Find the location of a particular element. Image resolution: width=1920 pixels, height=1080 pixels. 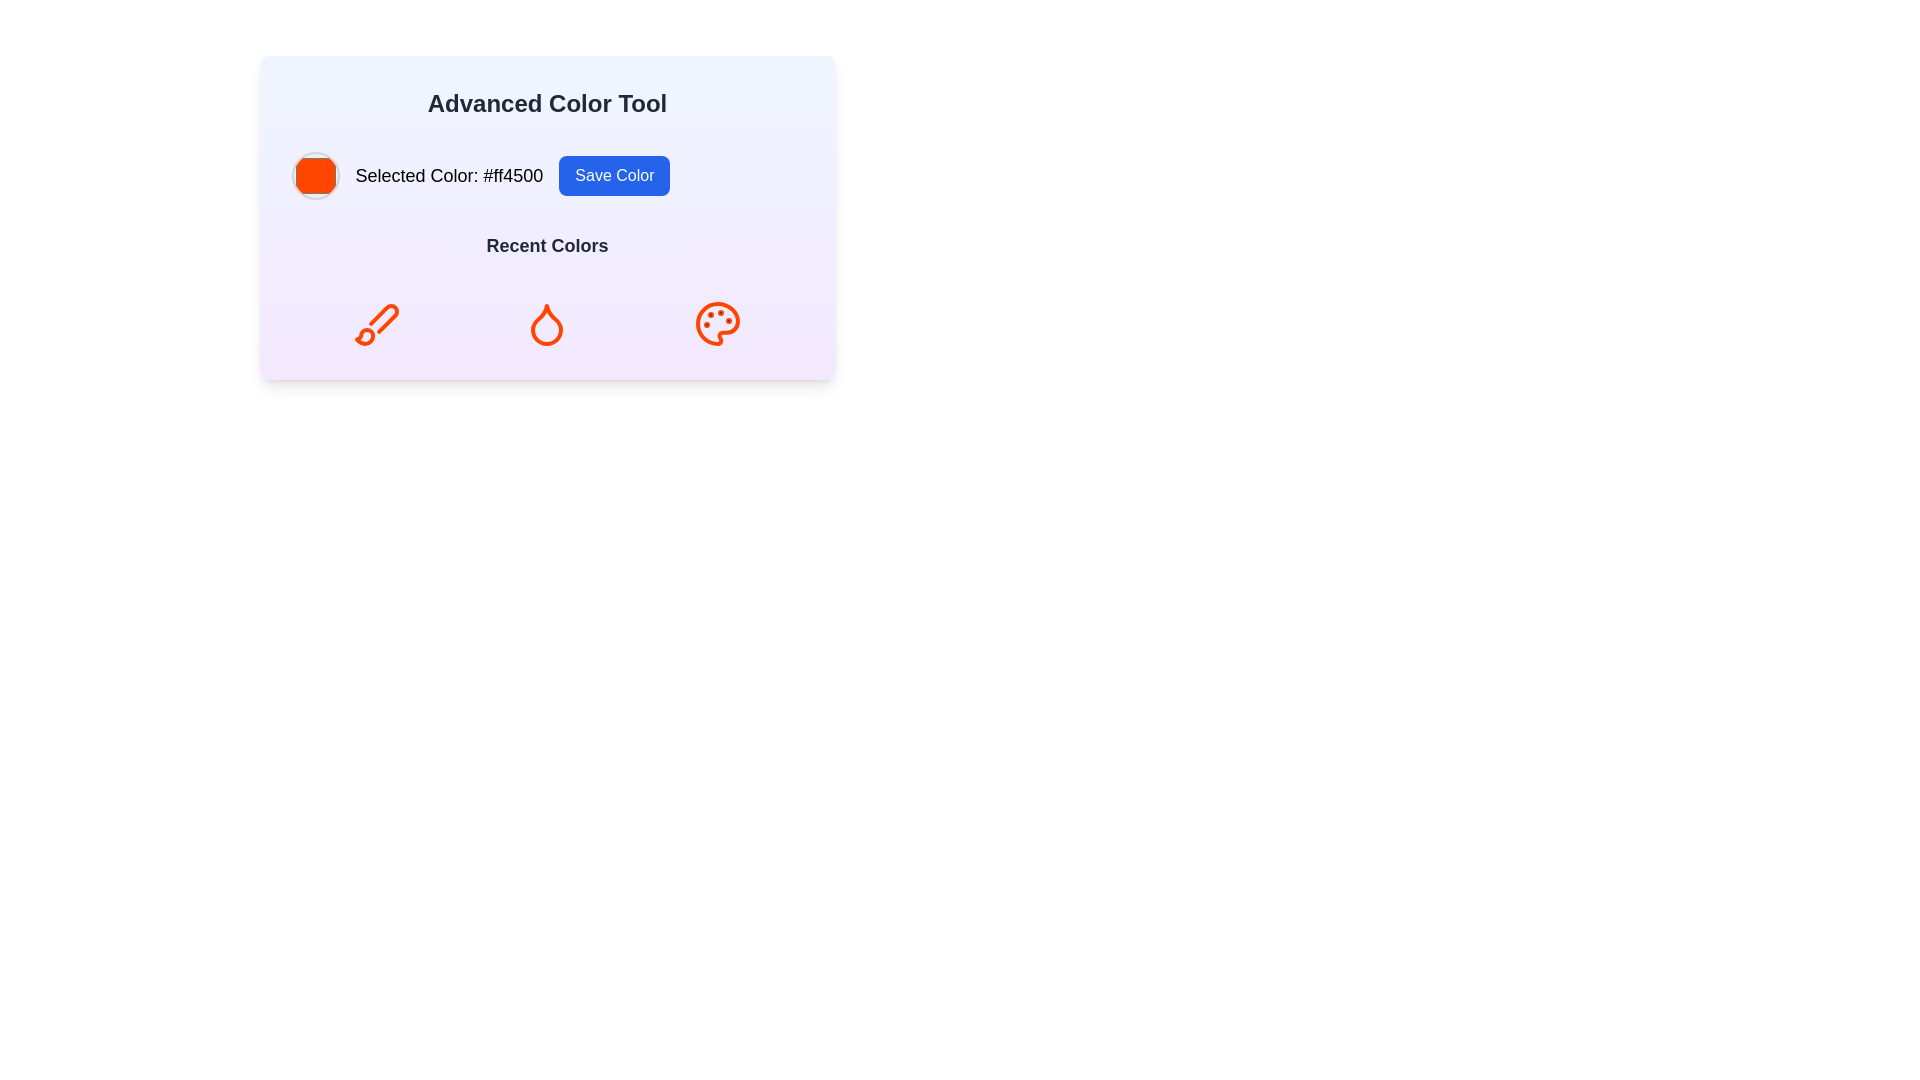

the 'Recent Colors' header which visually segregates the section displaying recently used colors from other sections is located at coordinates (547, 249).